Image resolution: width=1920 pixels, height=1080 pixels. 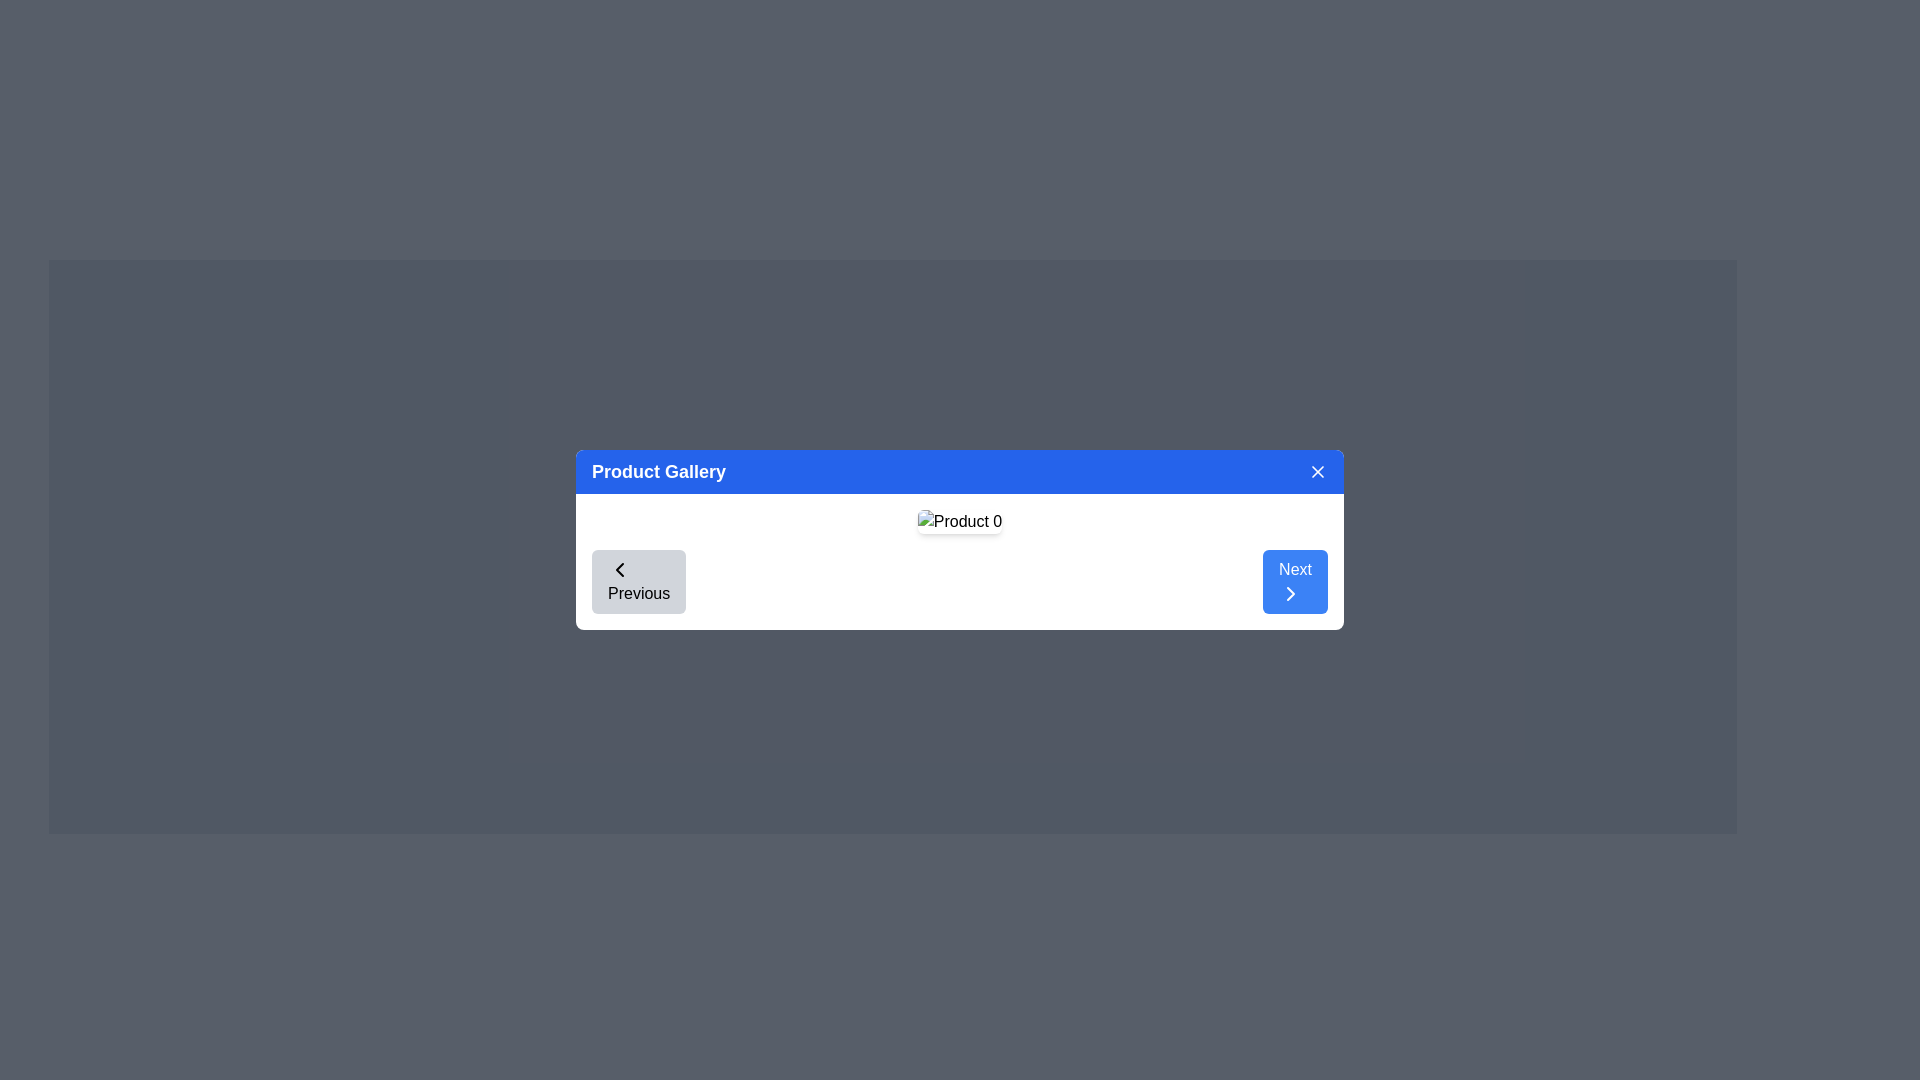 What do you see at coordinates (960, 520) in the screenshot?
I see `on the product preview image in the 'Product Gallery' modal` at bounding box center [960, 520].